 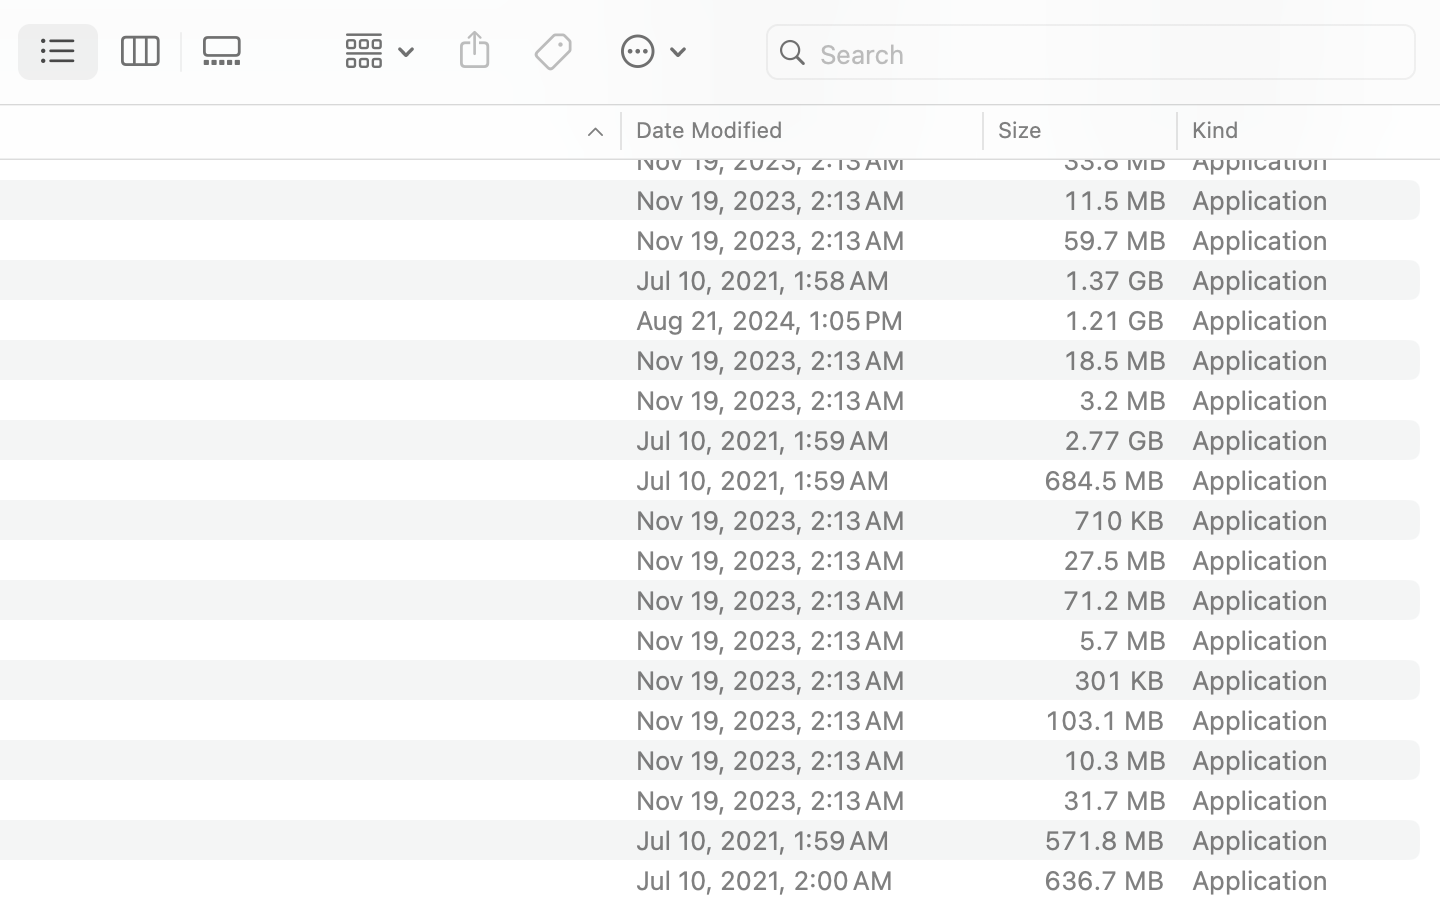 I want to click on 'Kind', so click(x=1214, y=129).